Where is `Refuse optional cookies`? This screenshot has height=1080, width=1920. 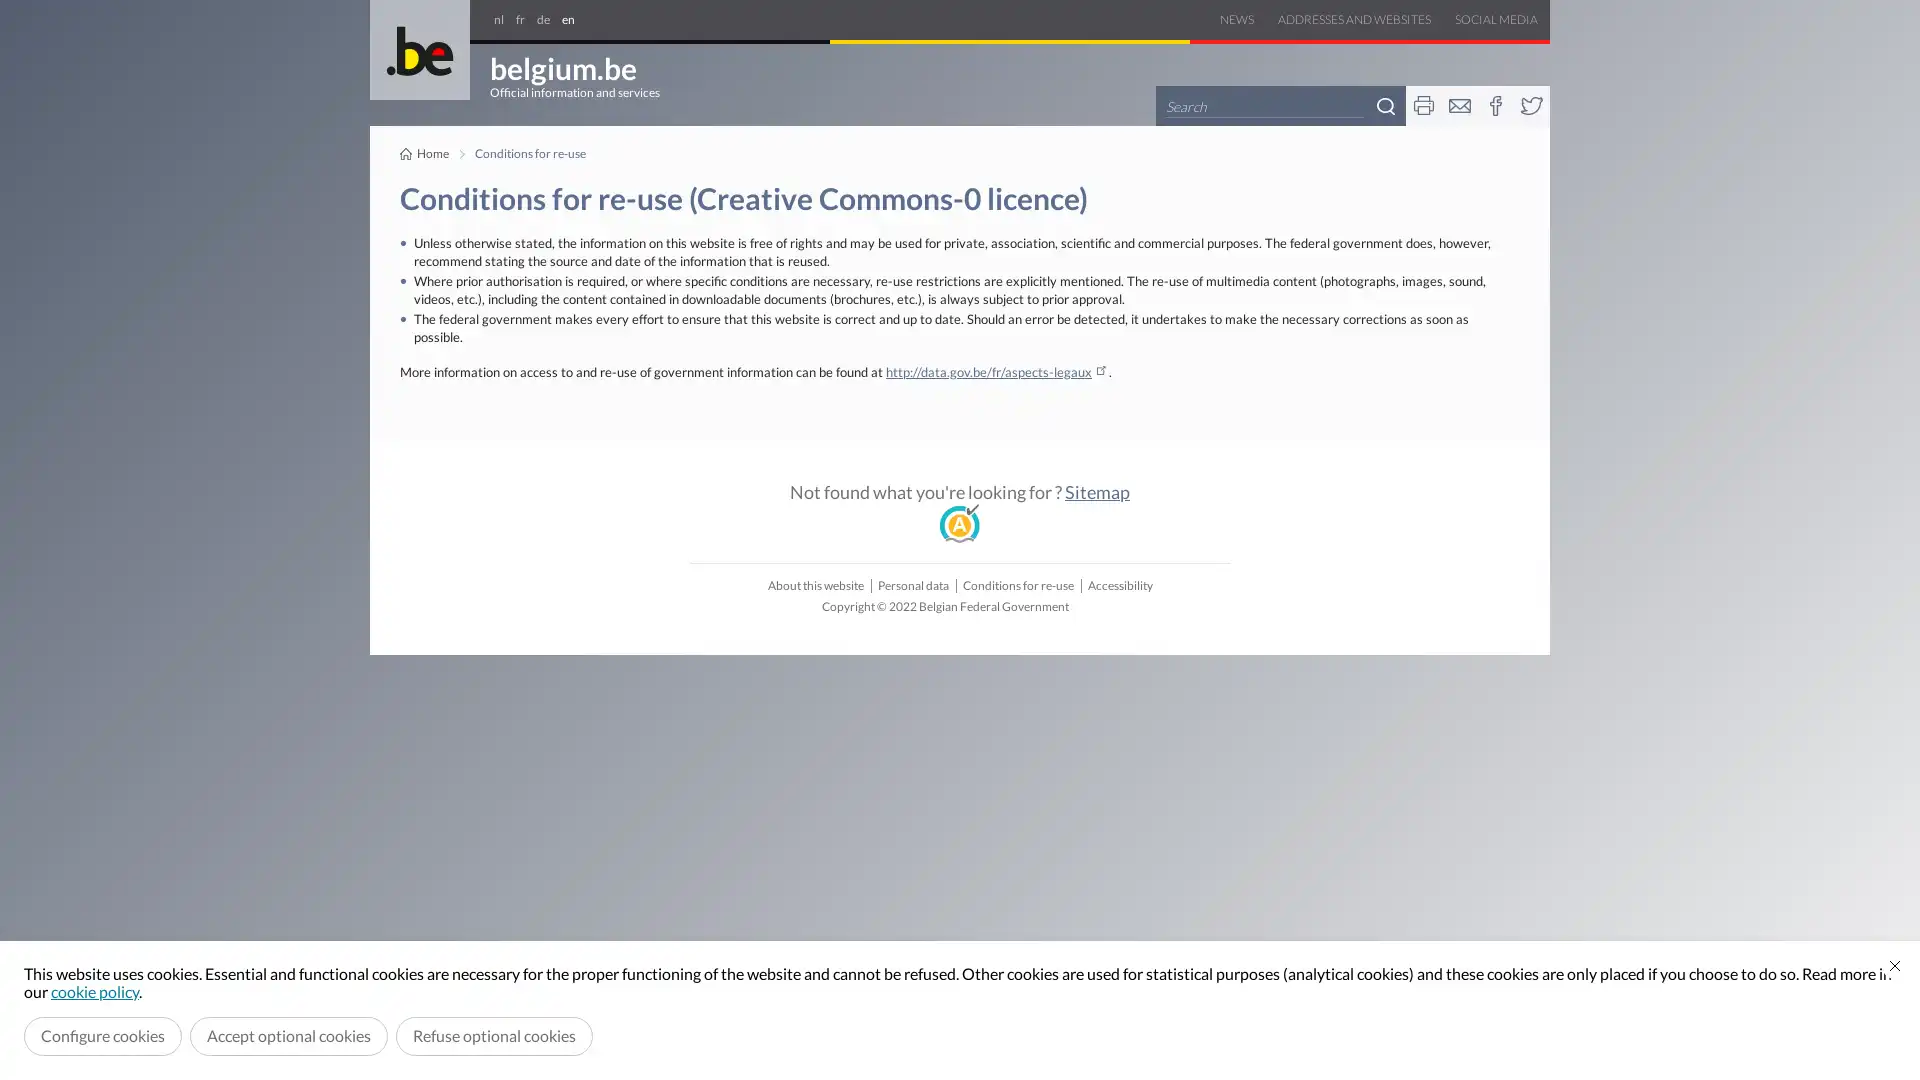 Refuse optional cookies is located at coordinates (494, 1035).